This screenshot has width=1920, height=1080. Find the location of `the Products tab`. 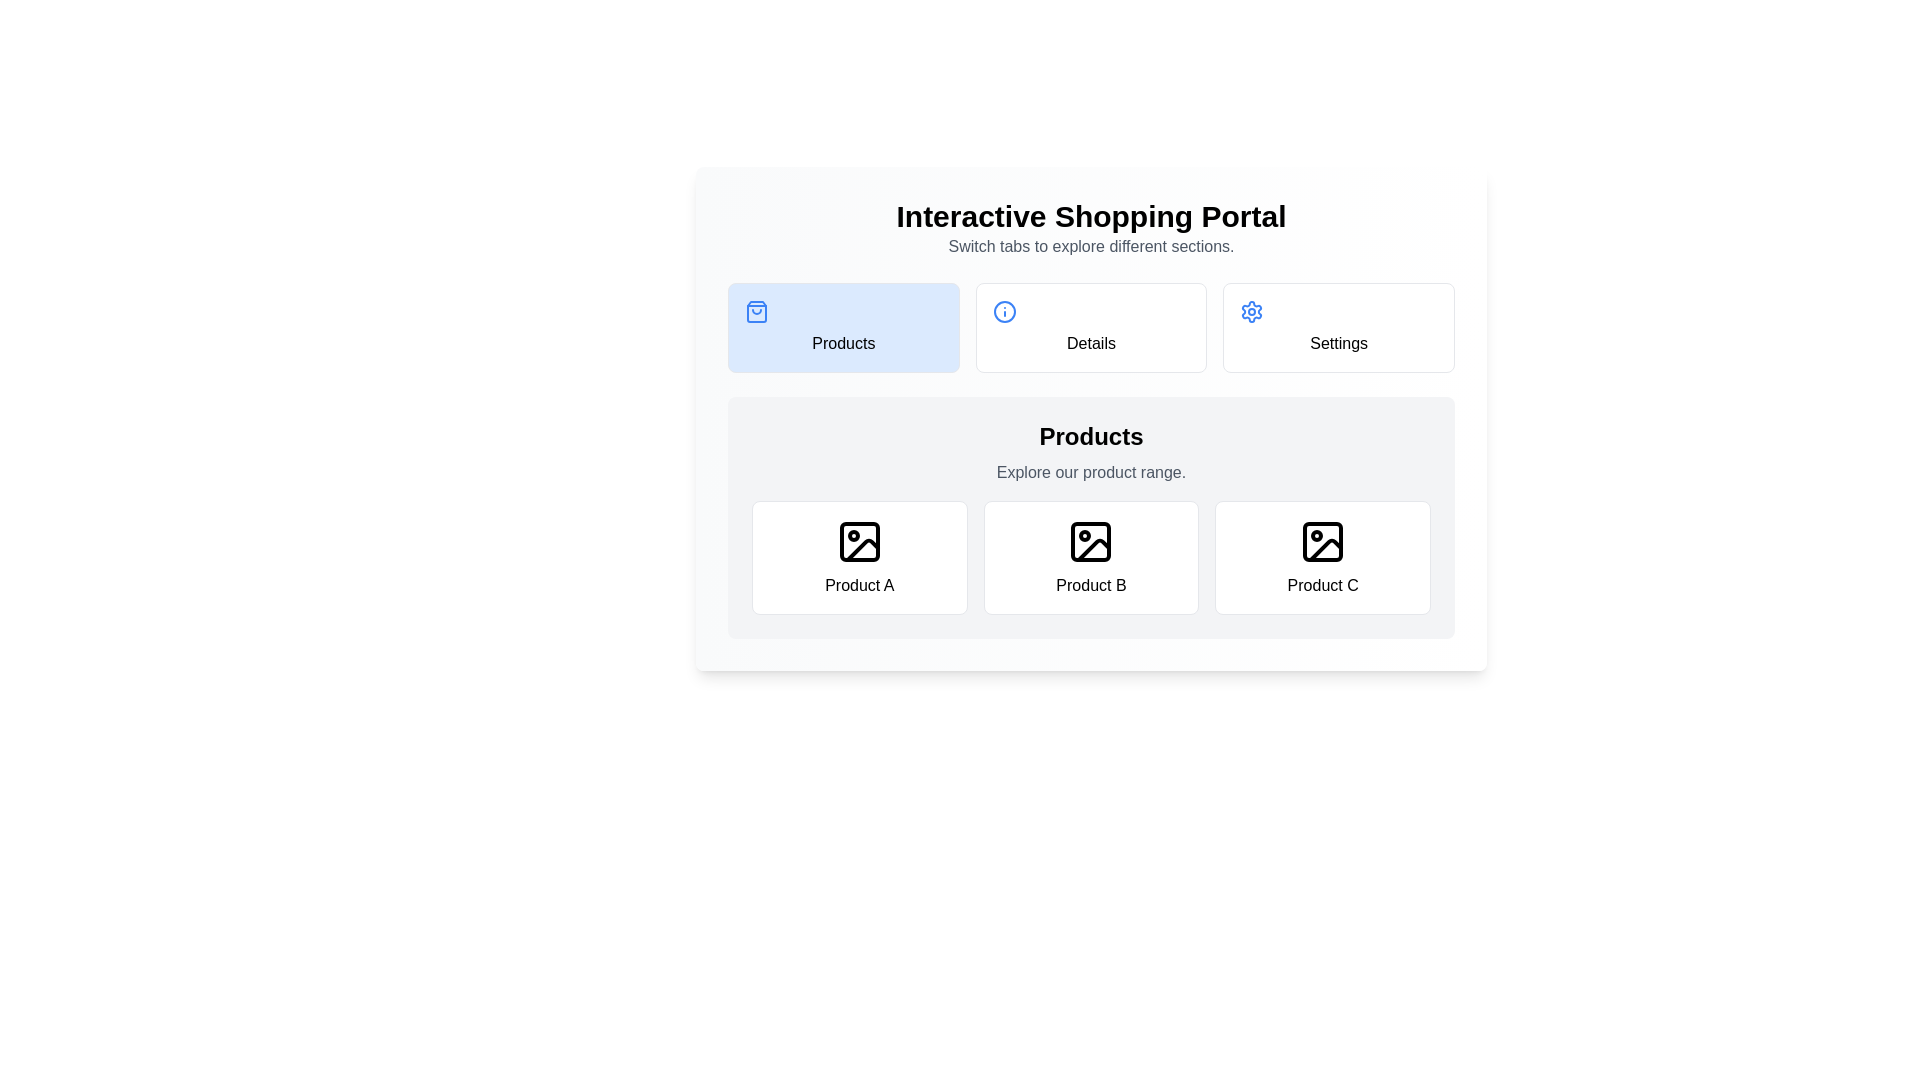

the Products tab is located at coordinates (843, 326).